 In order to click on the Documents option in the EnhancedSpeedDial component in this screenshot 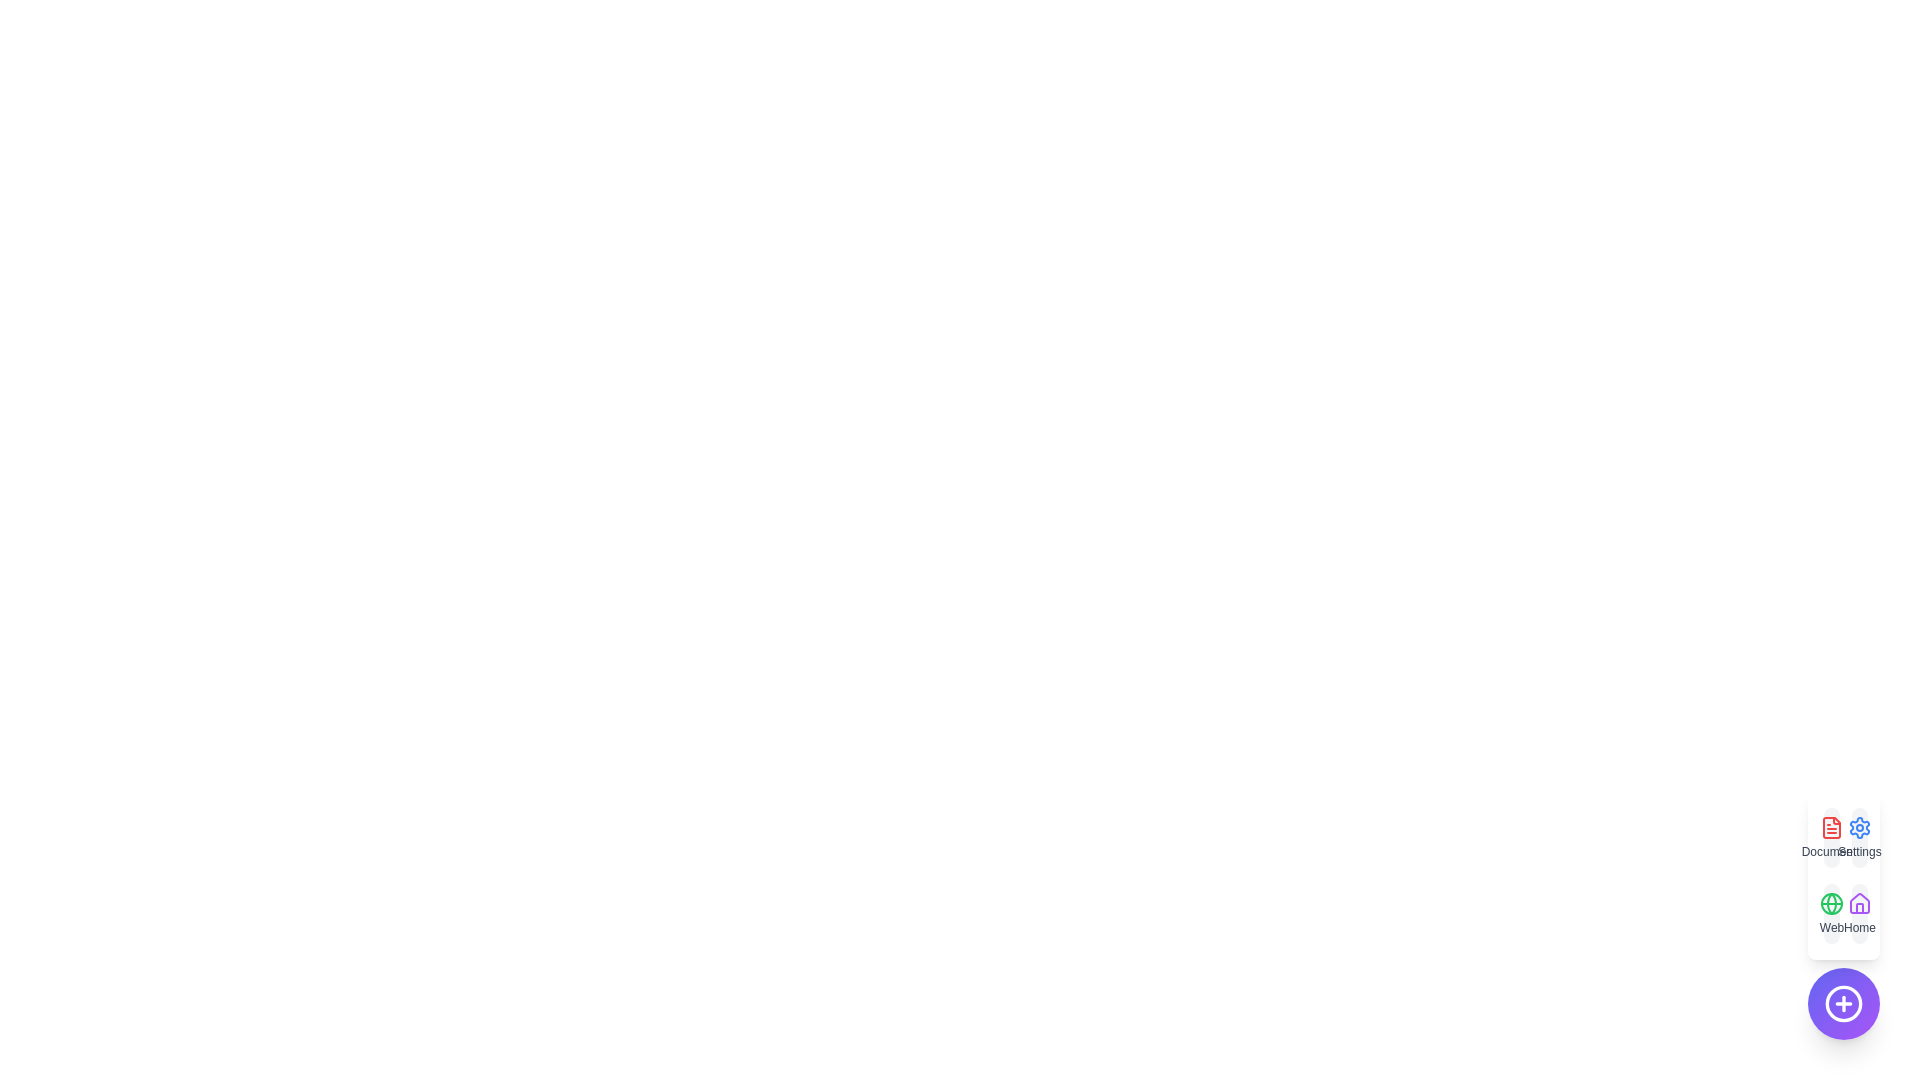, I will do `click(1832, 837)`.